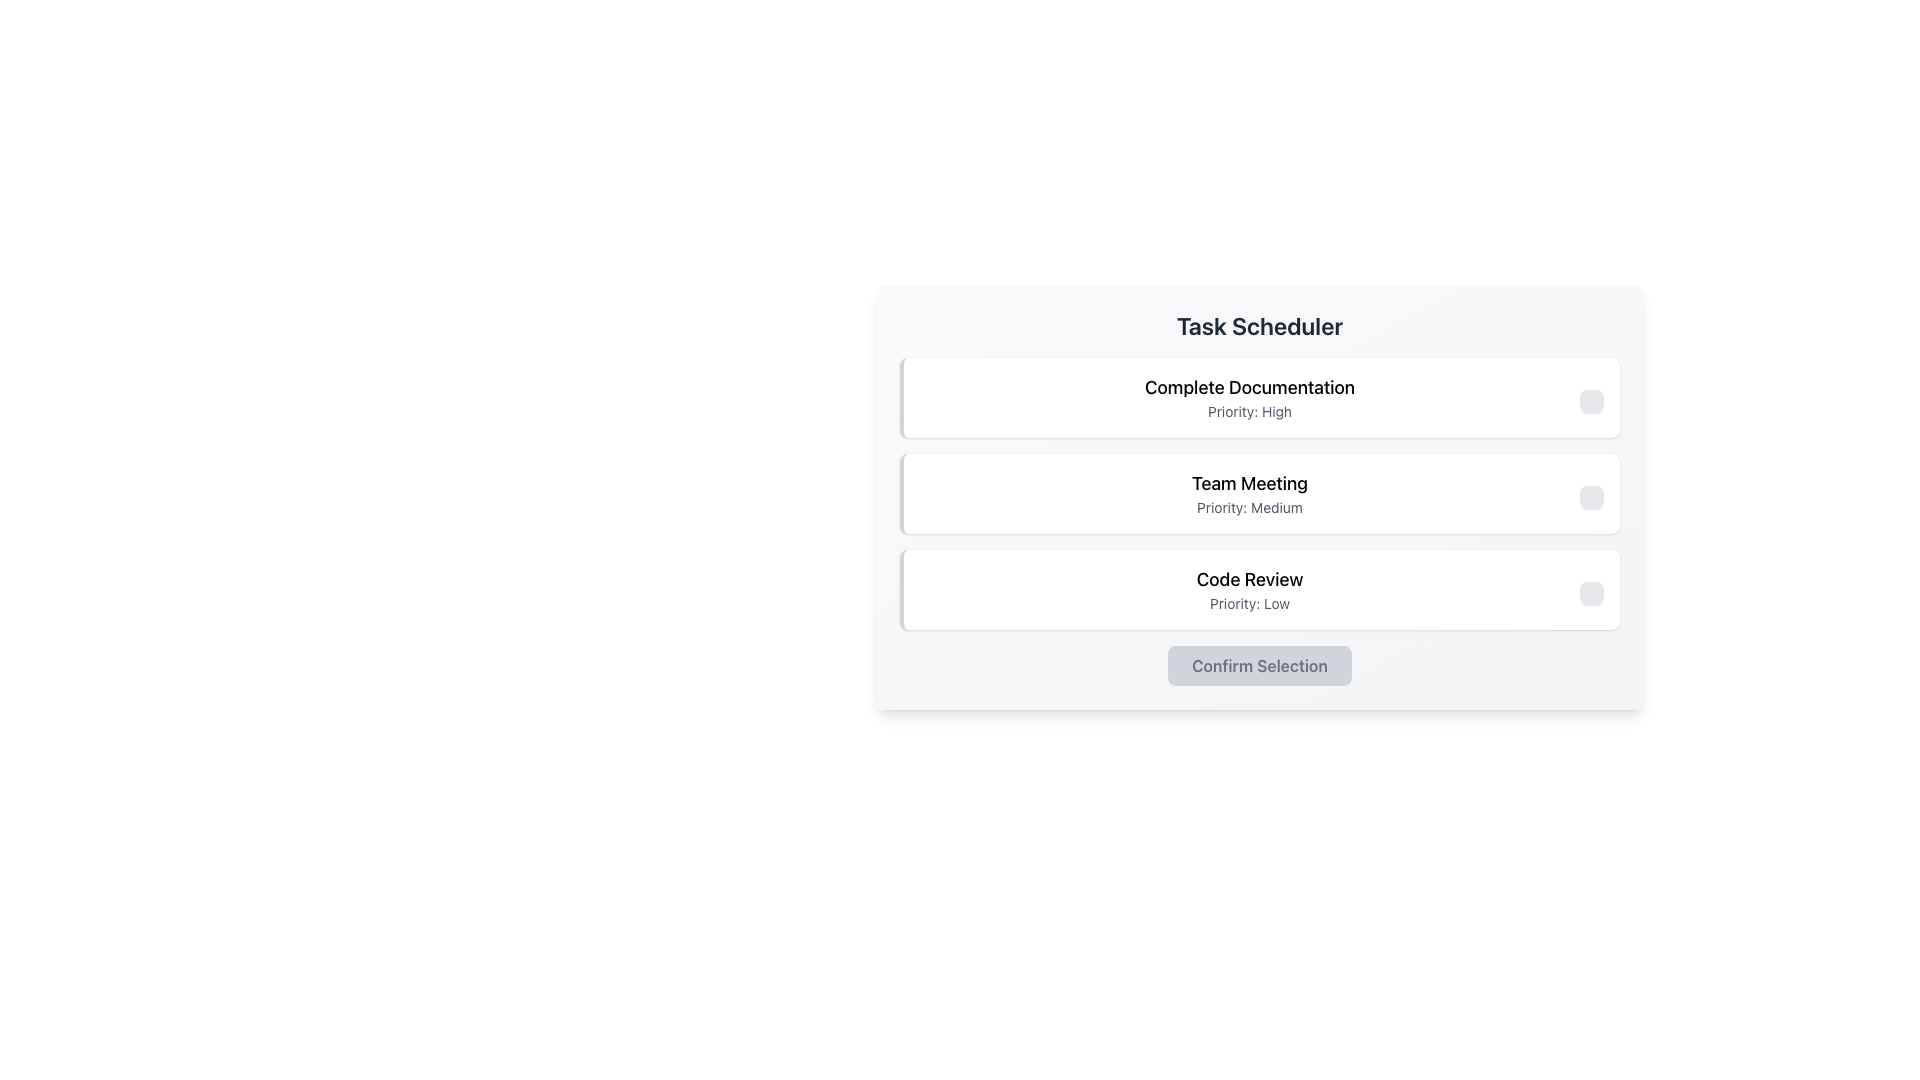  What do you see at coordinates (1248, 411) in the screenshot?
I see `the text label displaying 'Priority: High', which is located directly below the text 'Complete Documentation' in the topmost task section` at bounding box center [1248, 411].